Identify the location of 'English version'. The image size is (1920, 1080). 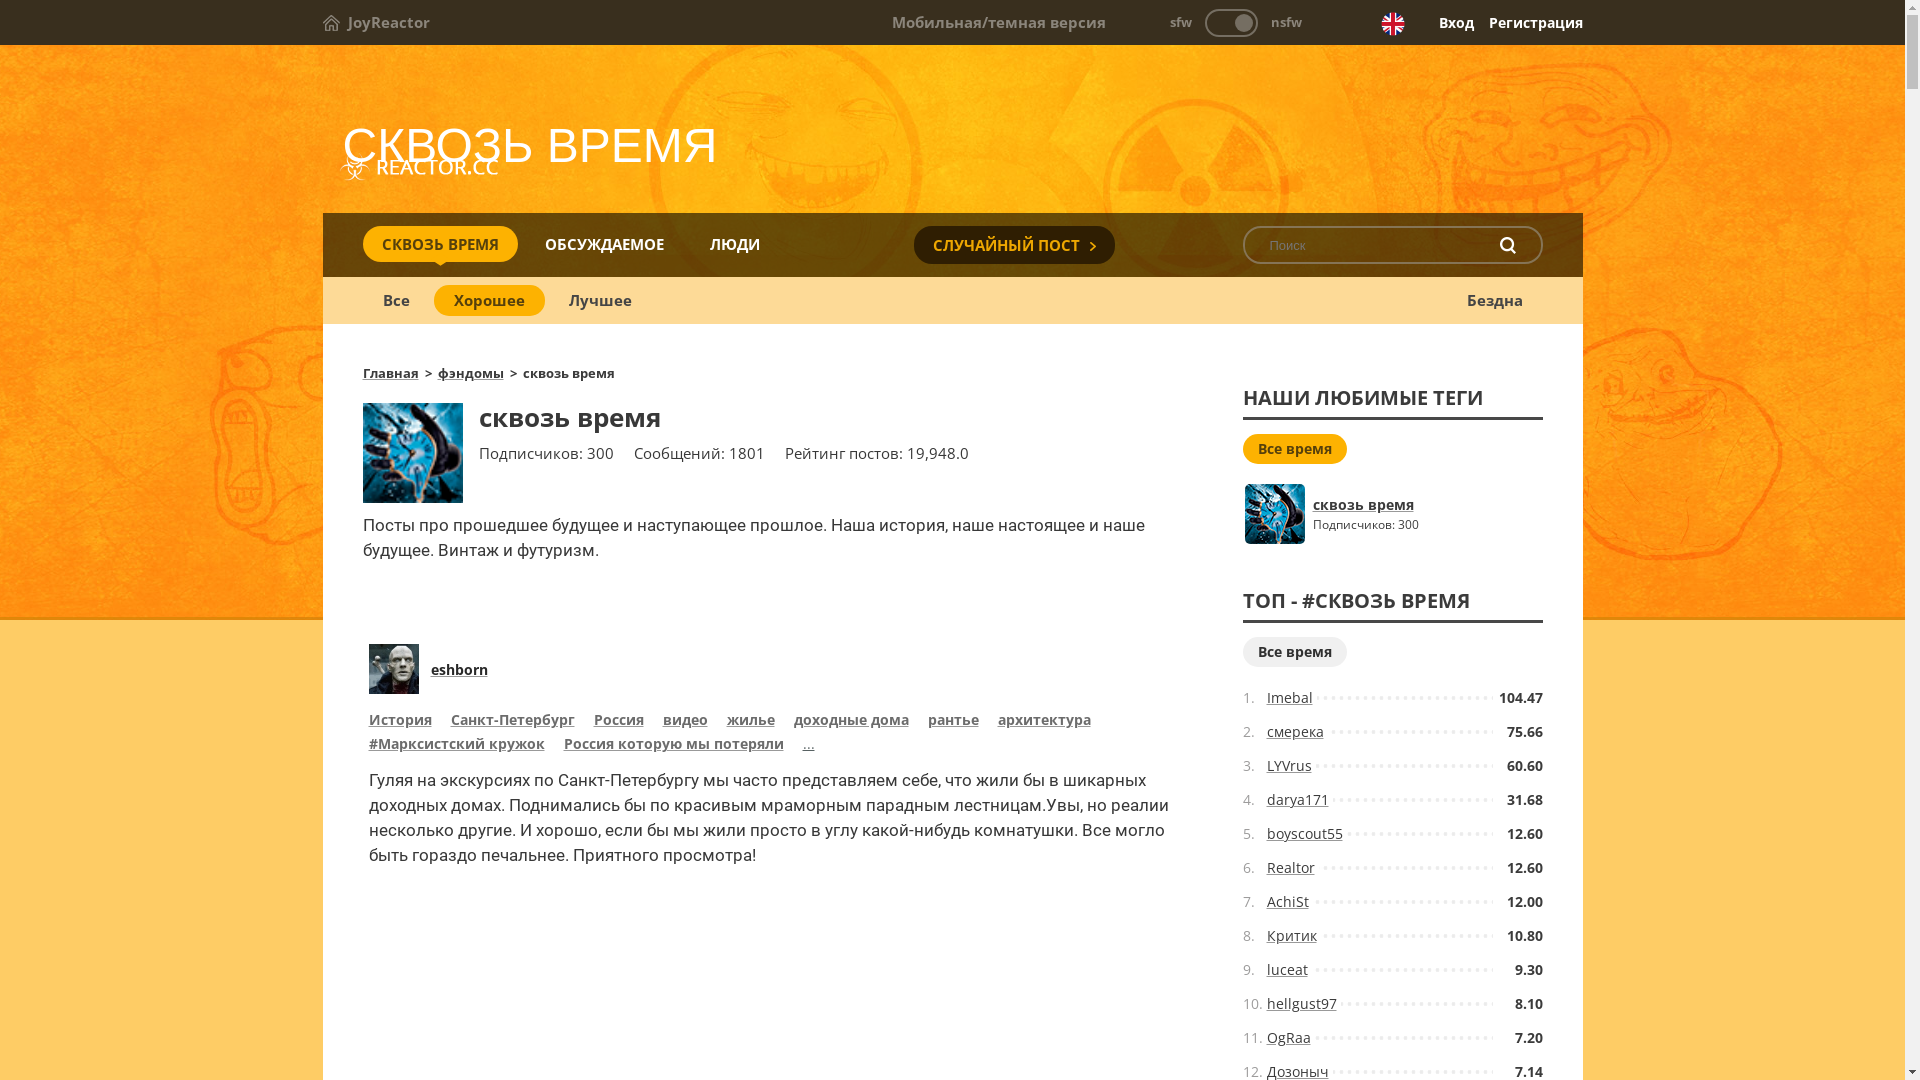
(1379, 23).